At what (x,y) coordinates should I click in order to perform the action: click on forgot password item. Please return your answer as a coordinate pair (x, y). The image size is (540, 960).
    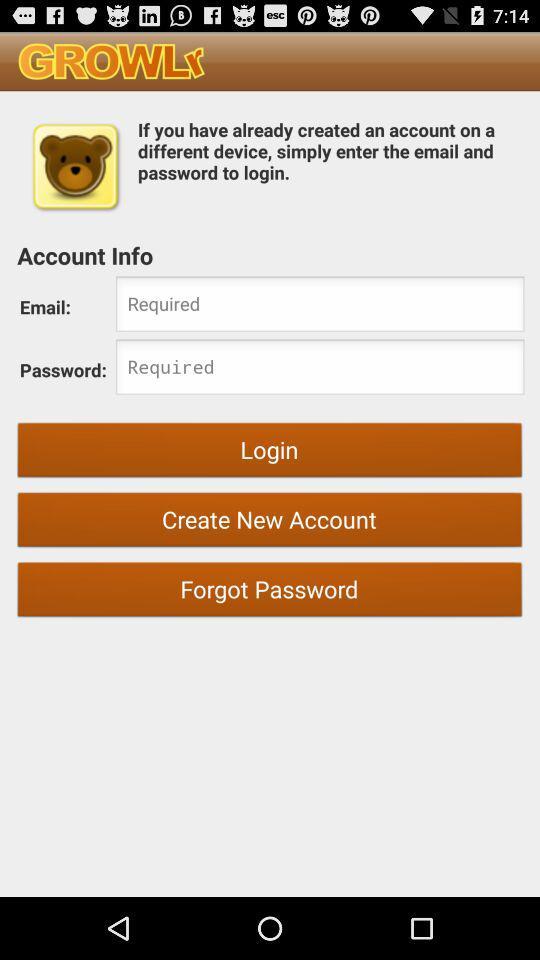
    Looking at the image, I should click on (270, 592).